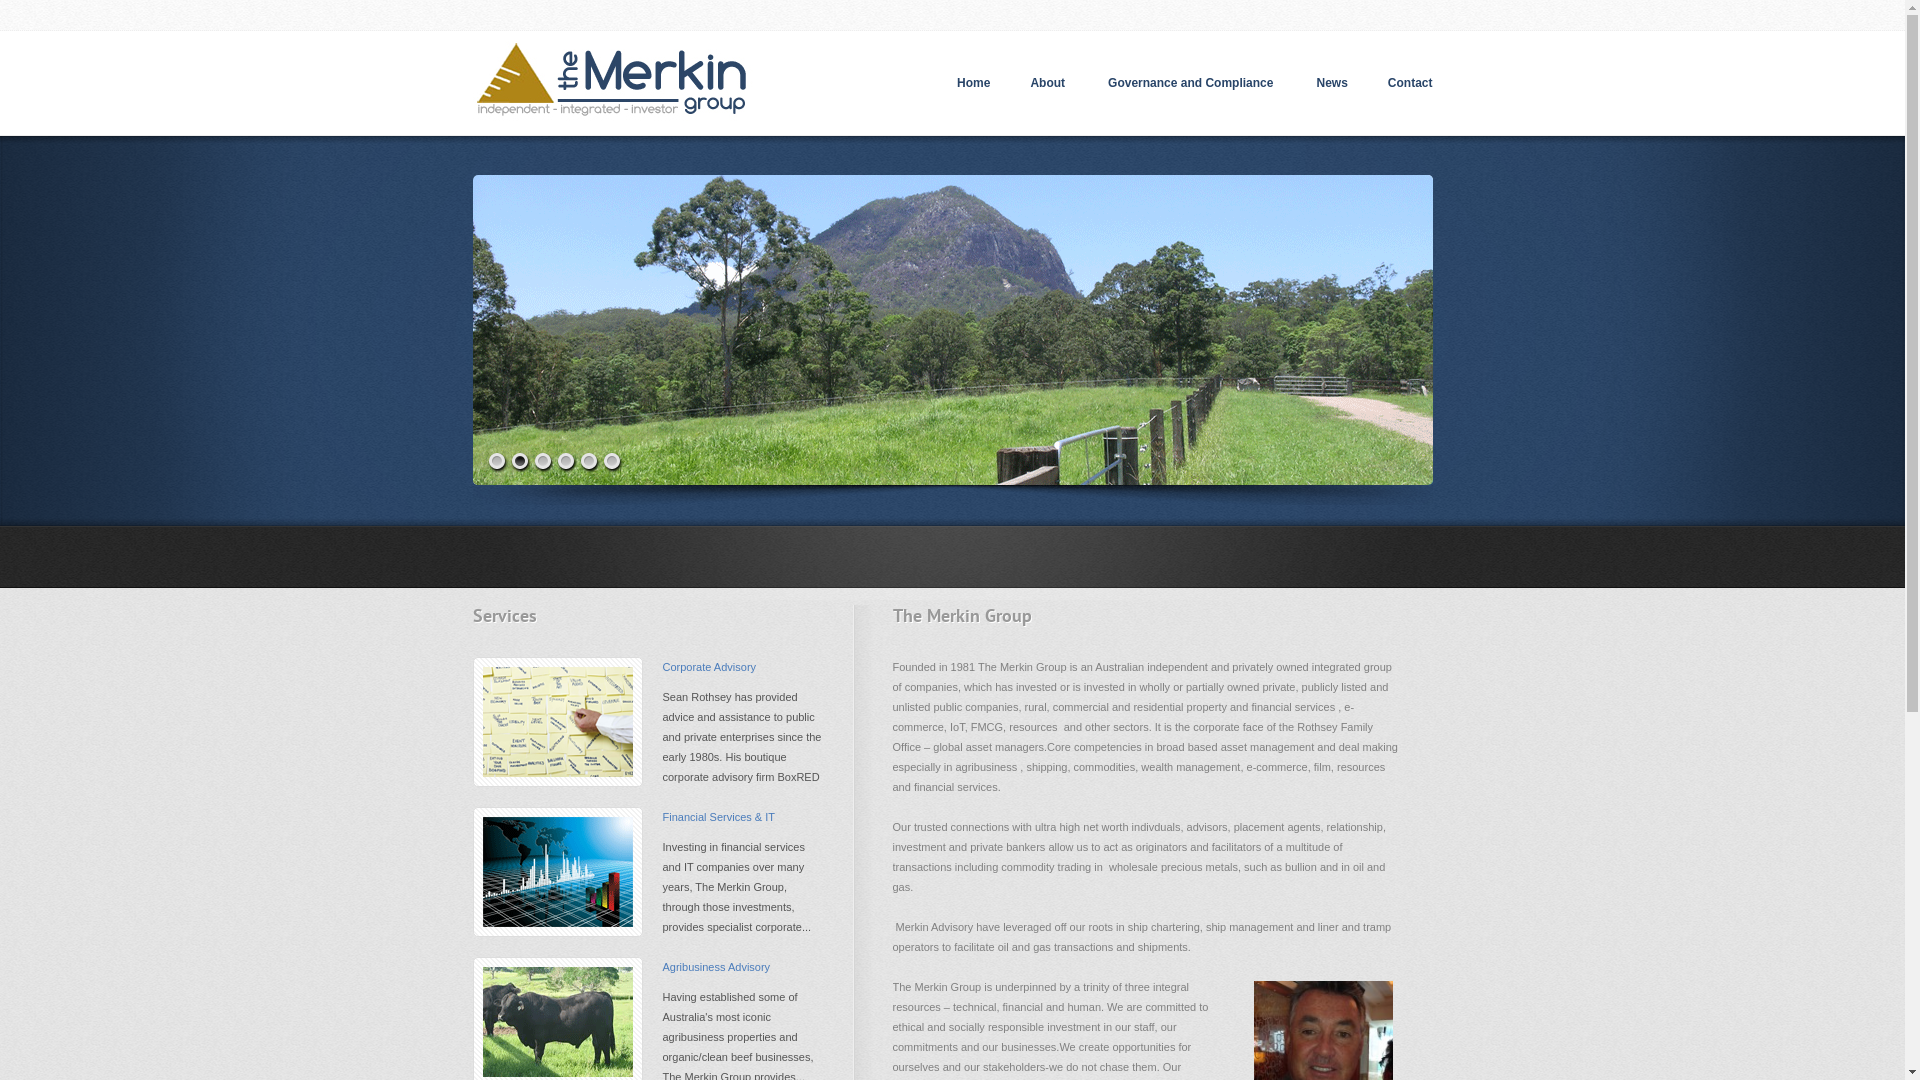 Image resolution: width=1920 pixels, height=1080 pixels. I want to click on 'Governance and Compliance', so click(1087, 82).